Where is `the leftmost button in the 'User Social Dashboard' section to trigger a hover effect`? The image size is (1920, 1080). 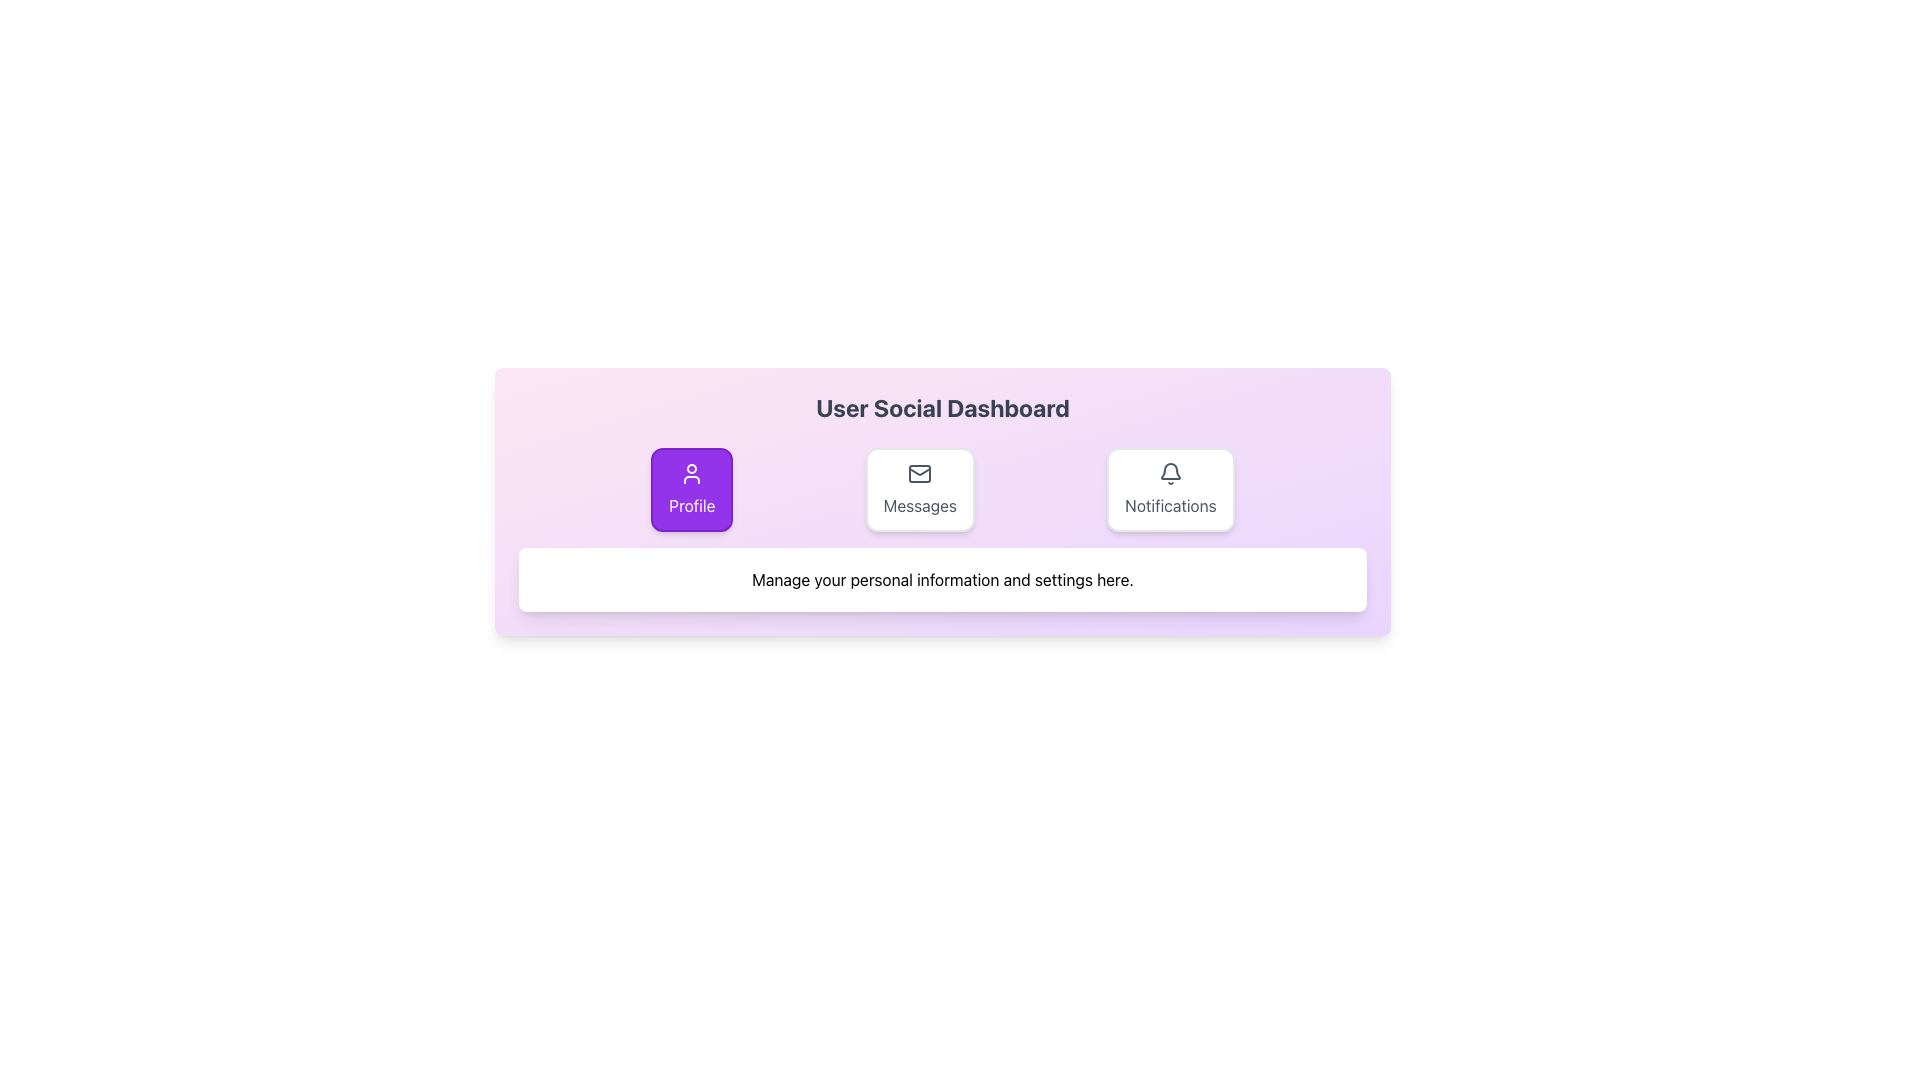
the leftmost button in the 'User Social Dashboard' section to trigger a hover effect is located at coordinates (692, 489).